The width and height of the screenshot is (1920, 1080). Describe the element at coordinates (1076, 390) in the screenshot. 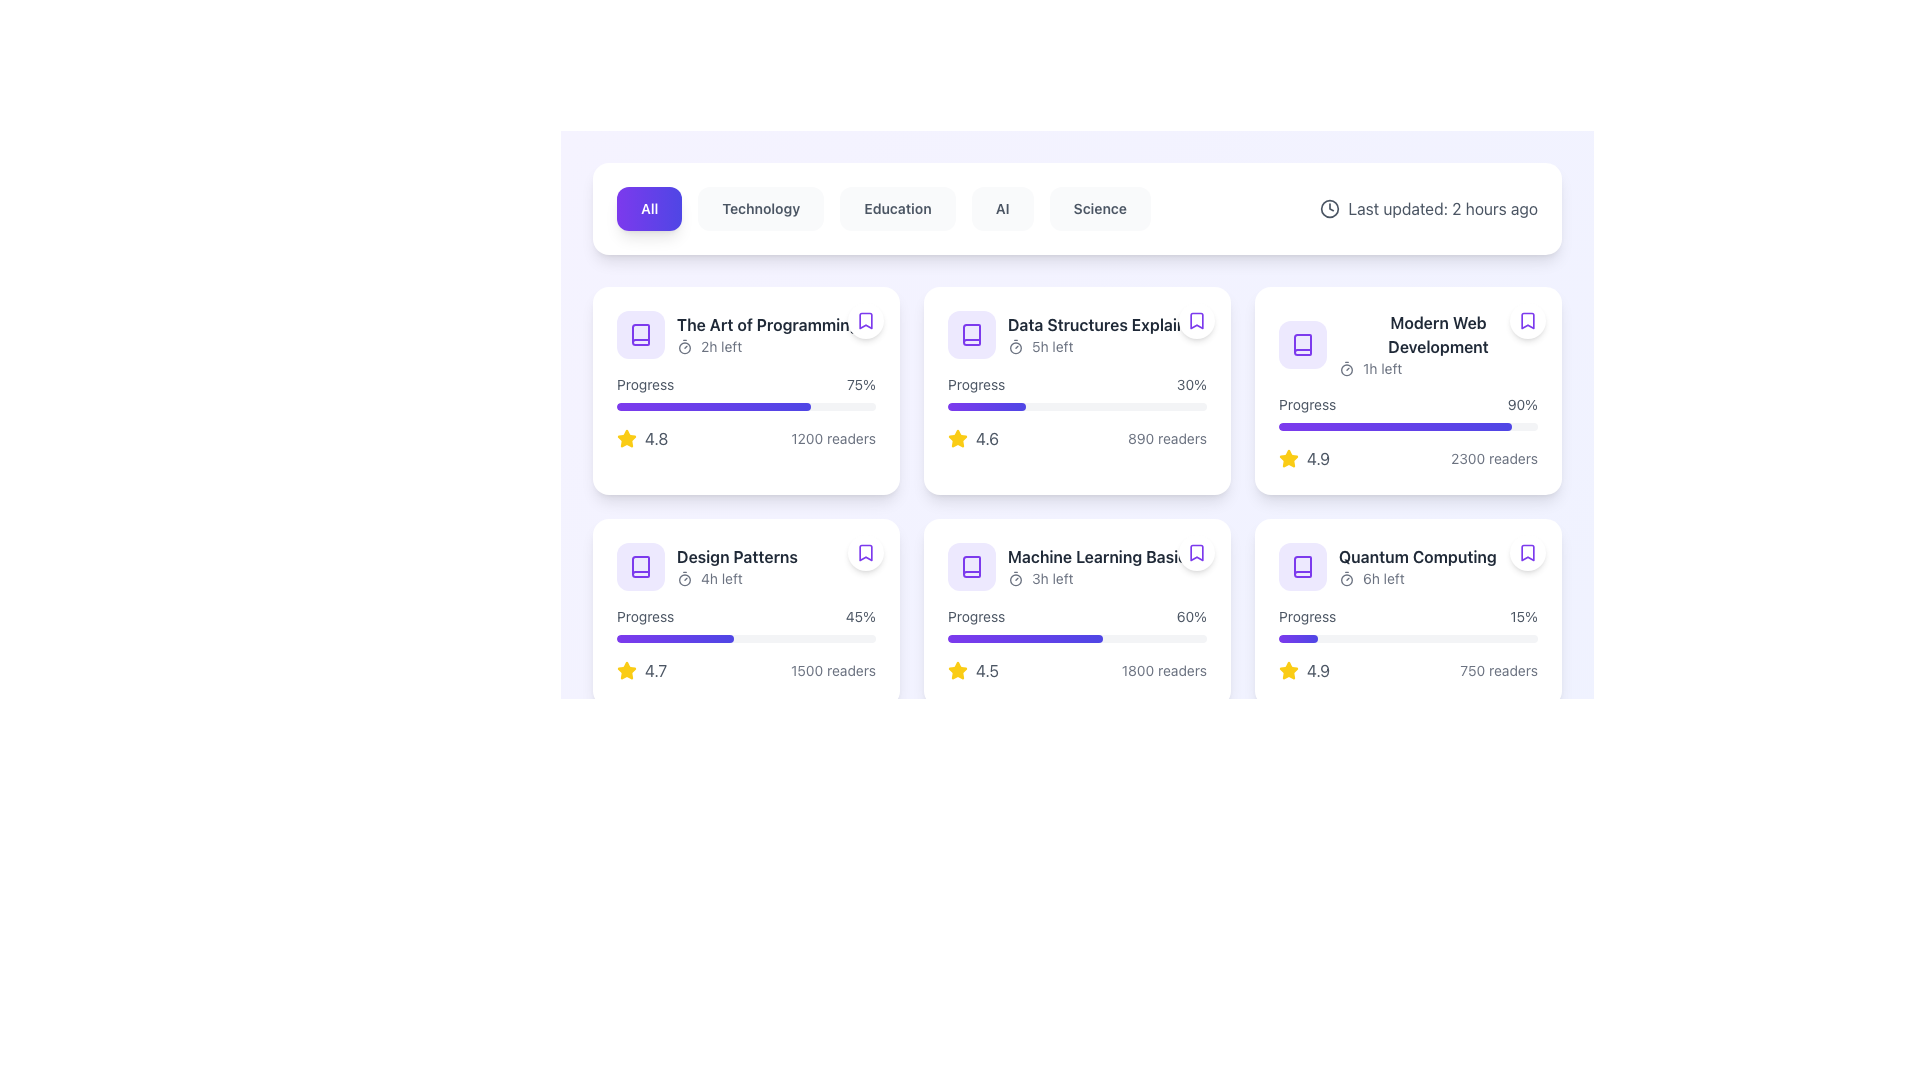

I see `the informative card located in the second column of the first row` at that location.